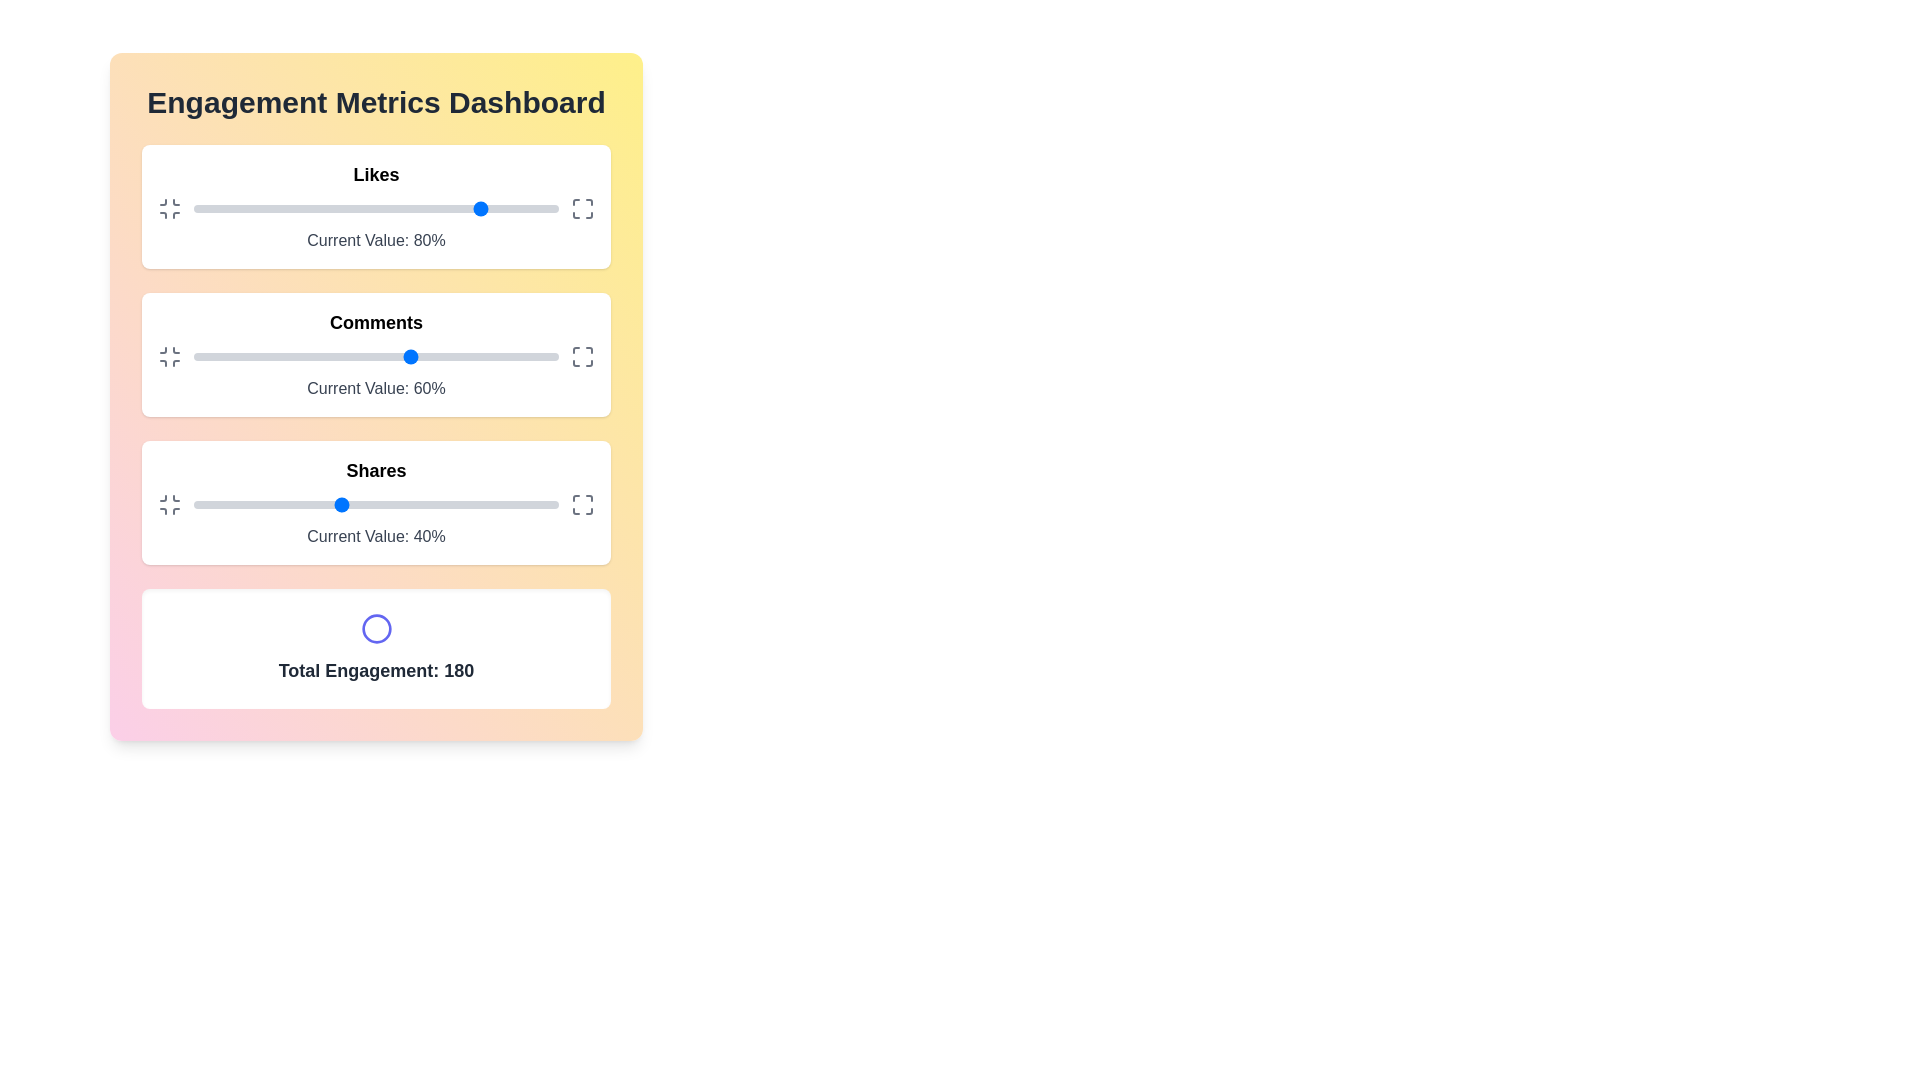  Describe the element at coordinates (226, 208) in the screenshot. I see `the 'Likes' slider` at that location.